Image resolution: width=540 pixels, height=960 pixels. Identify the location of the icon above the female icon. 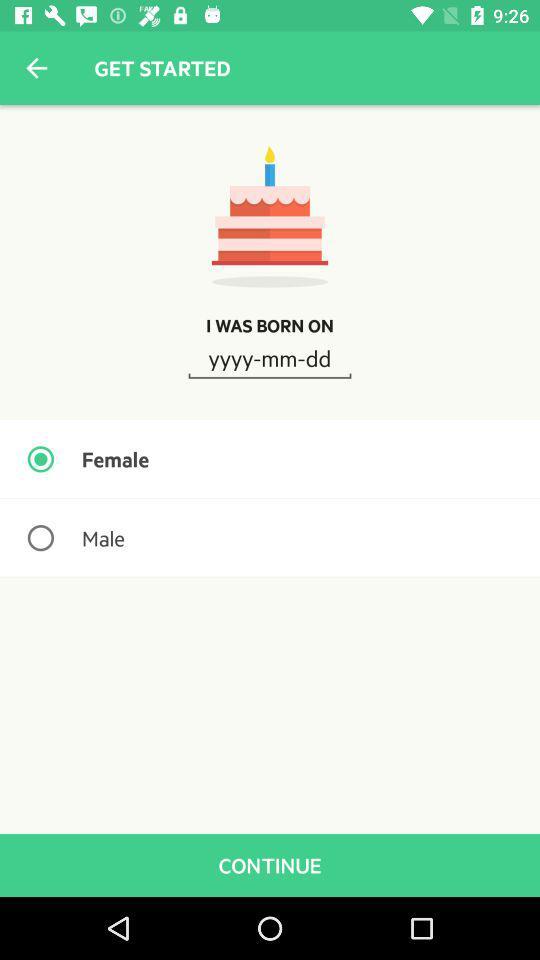
(270, 357).